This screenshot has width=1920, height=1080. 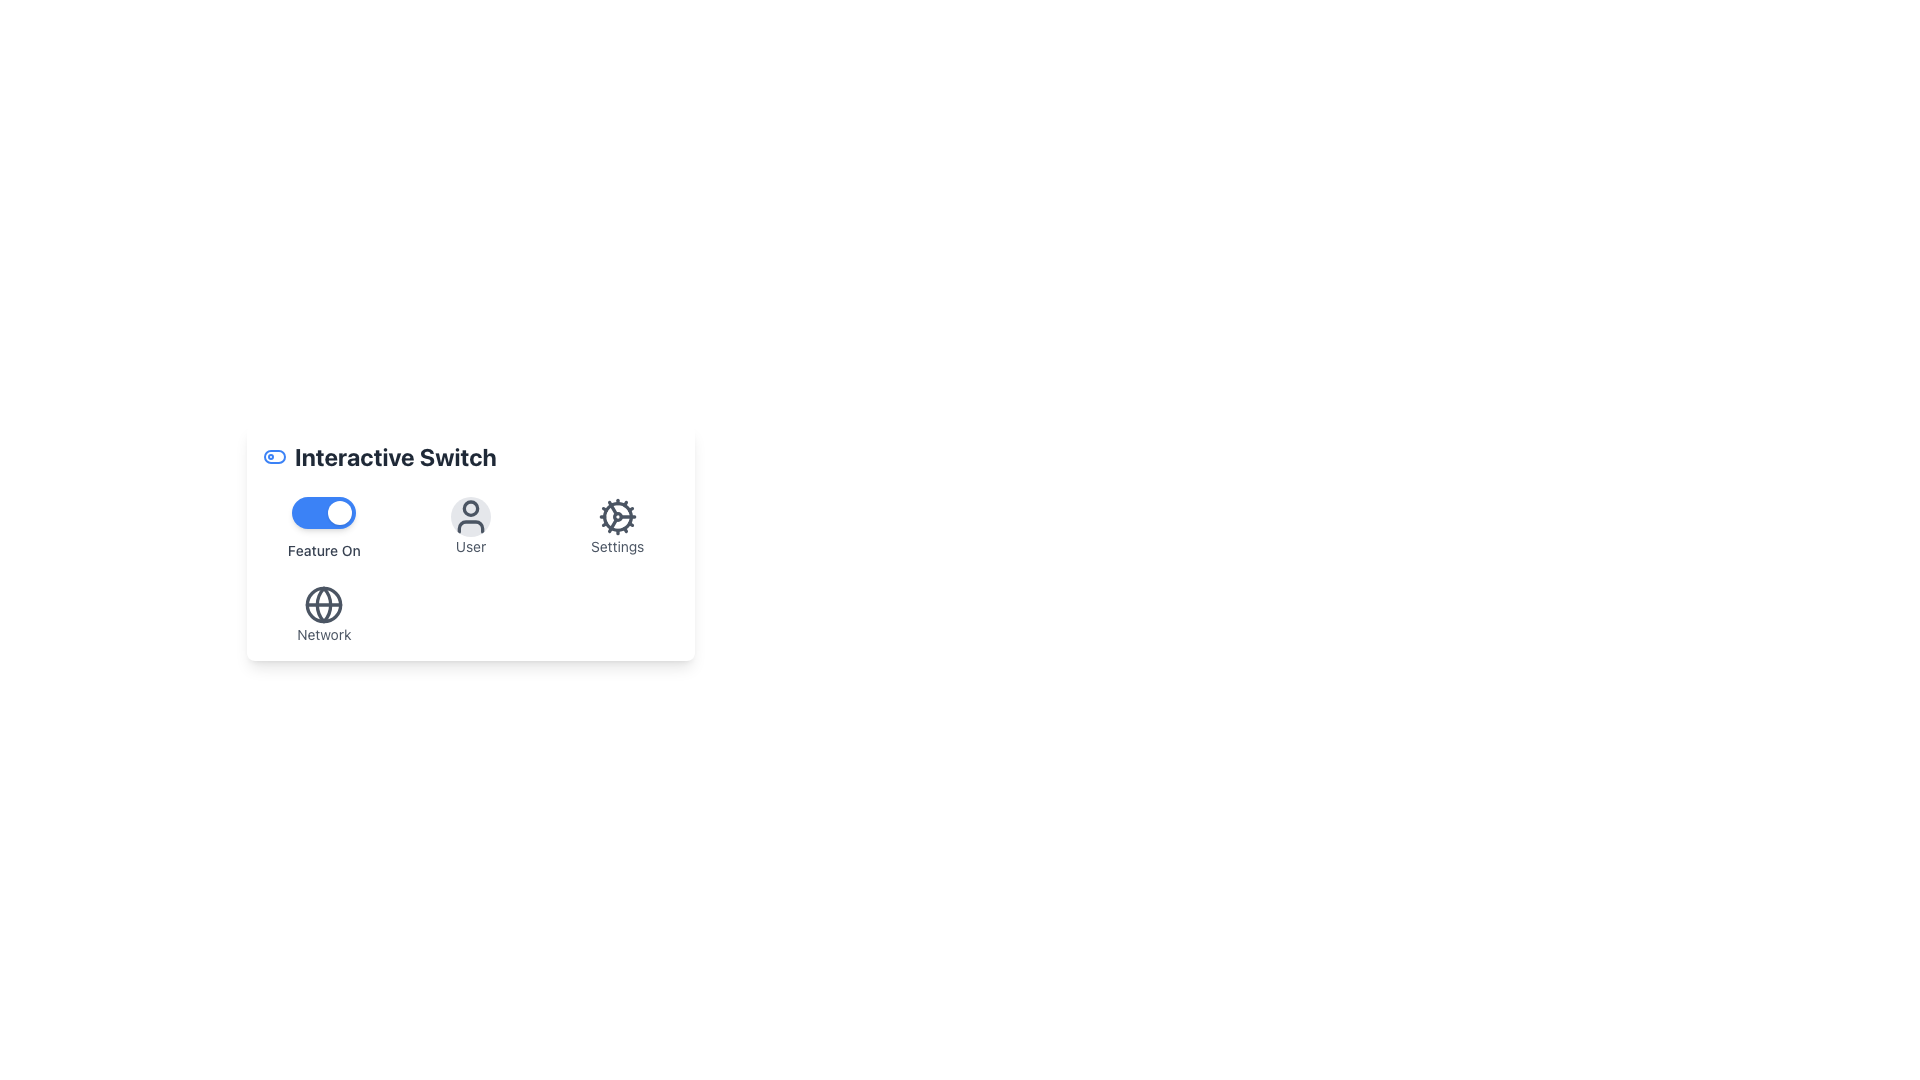 I want to click on the static text label reading 'User', which is positioned directly below the user profile icon in the second column of a 3-column layout, so click(x=469, y=547).